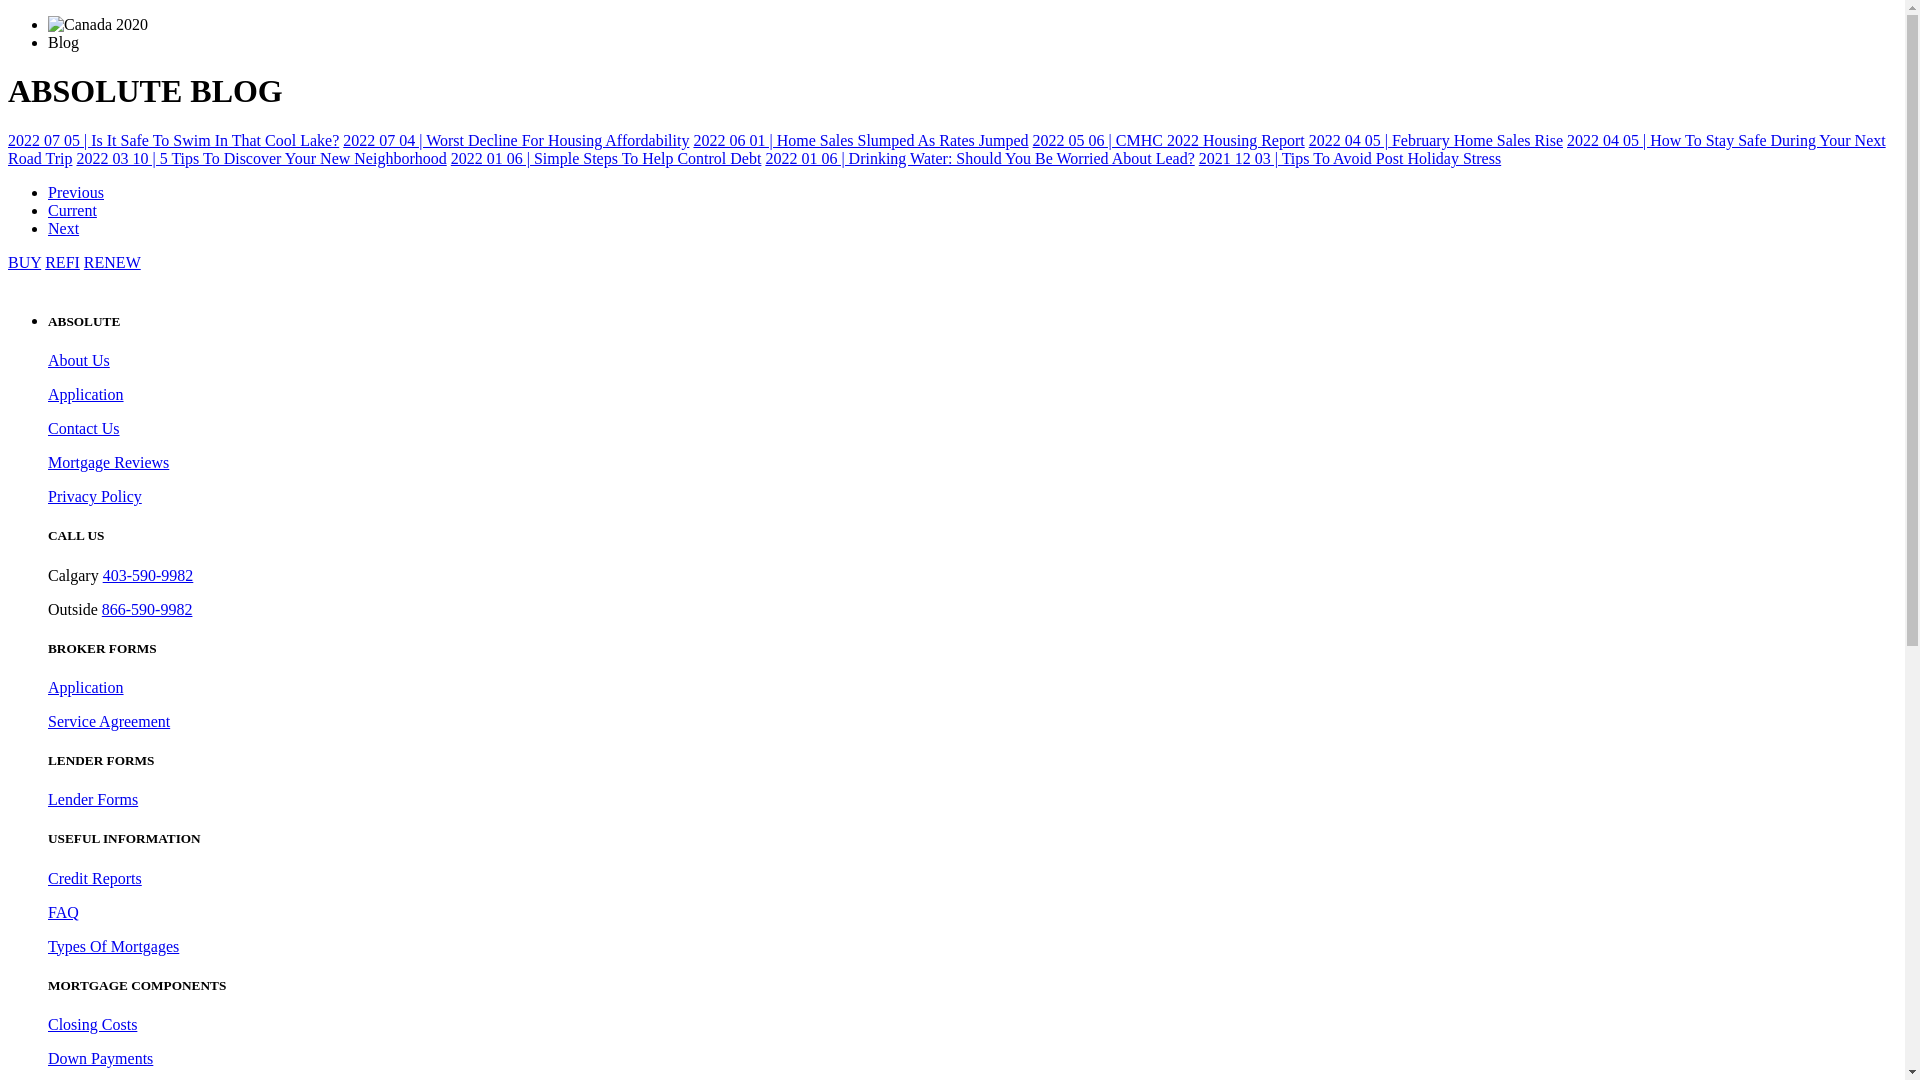  What do you see at coordinates (108, 721) in the screenshot?
I see `'Service Agreement'` at bounding box center [108, 721].